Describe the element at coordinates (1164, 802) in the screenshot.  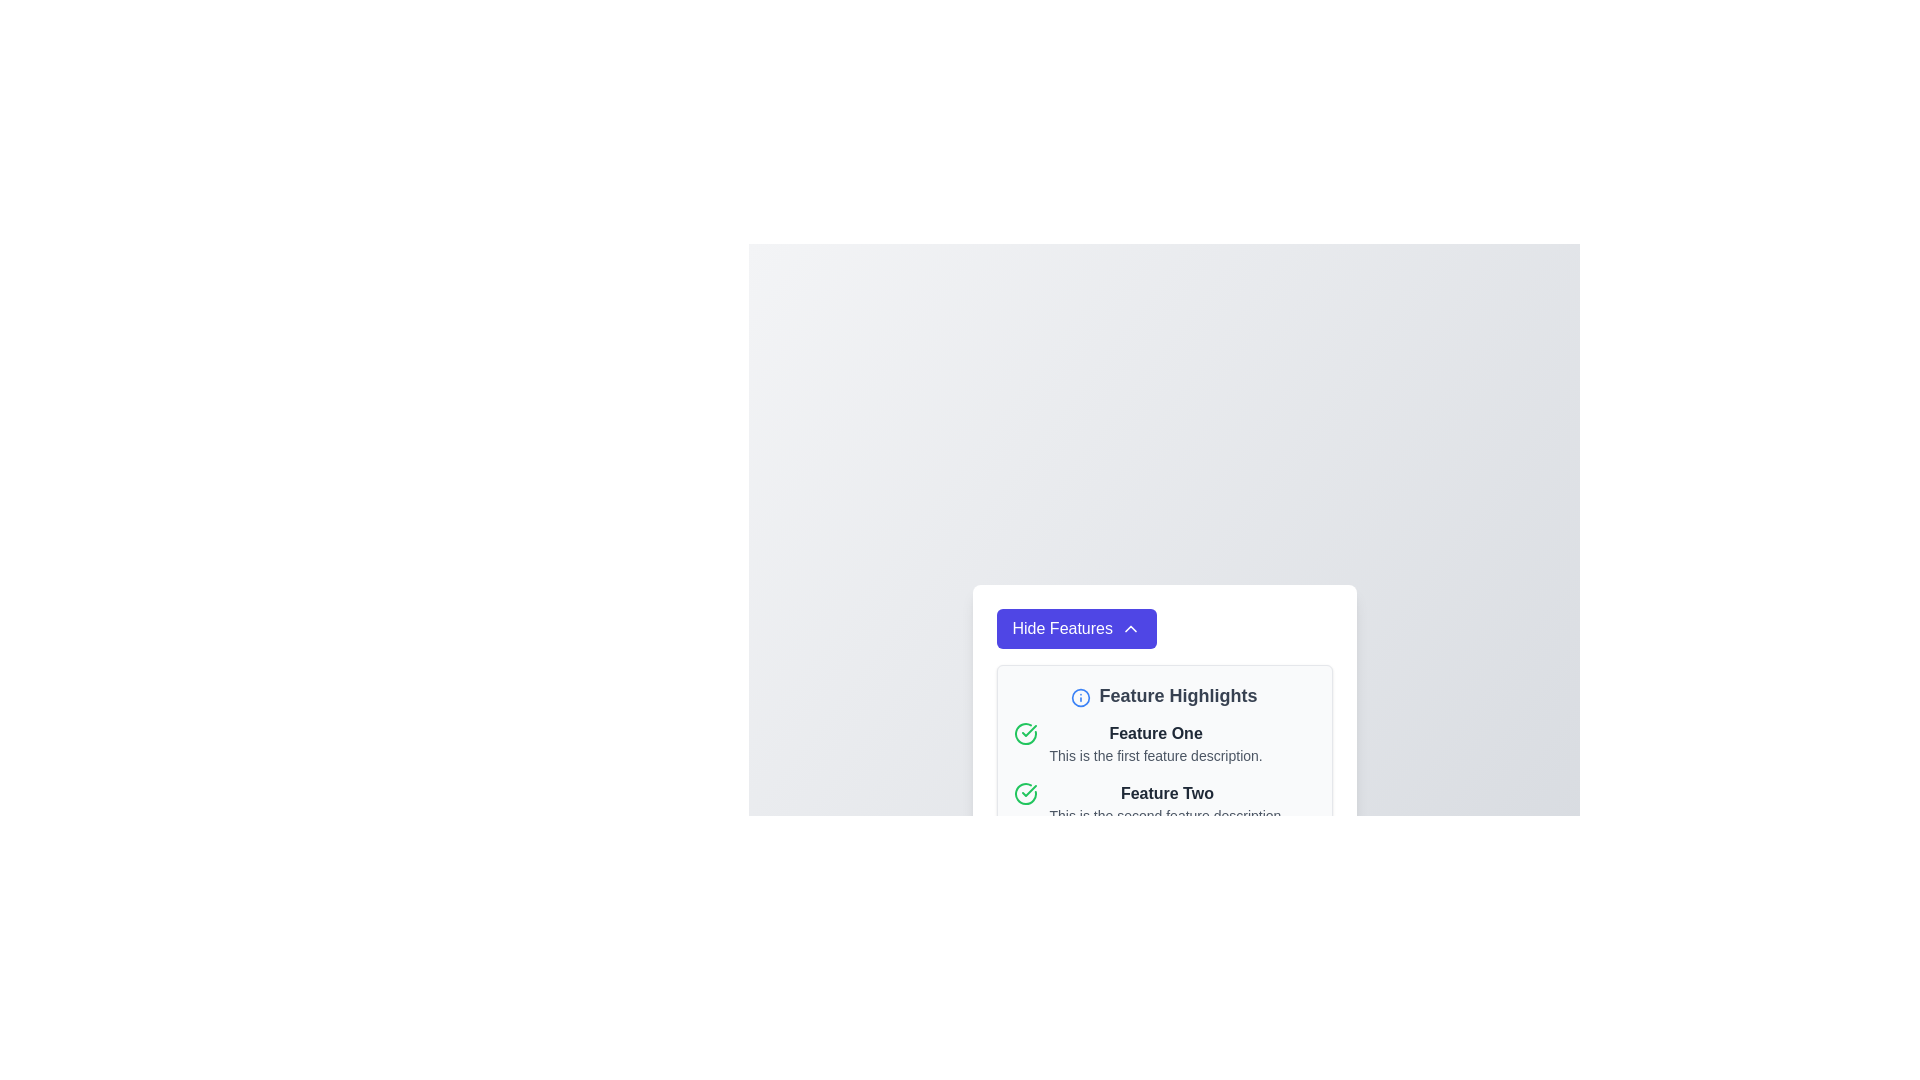
I see `the 'Feature Two' description item` at that location.